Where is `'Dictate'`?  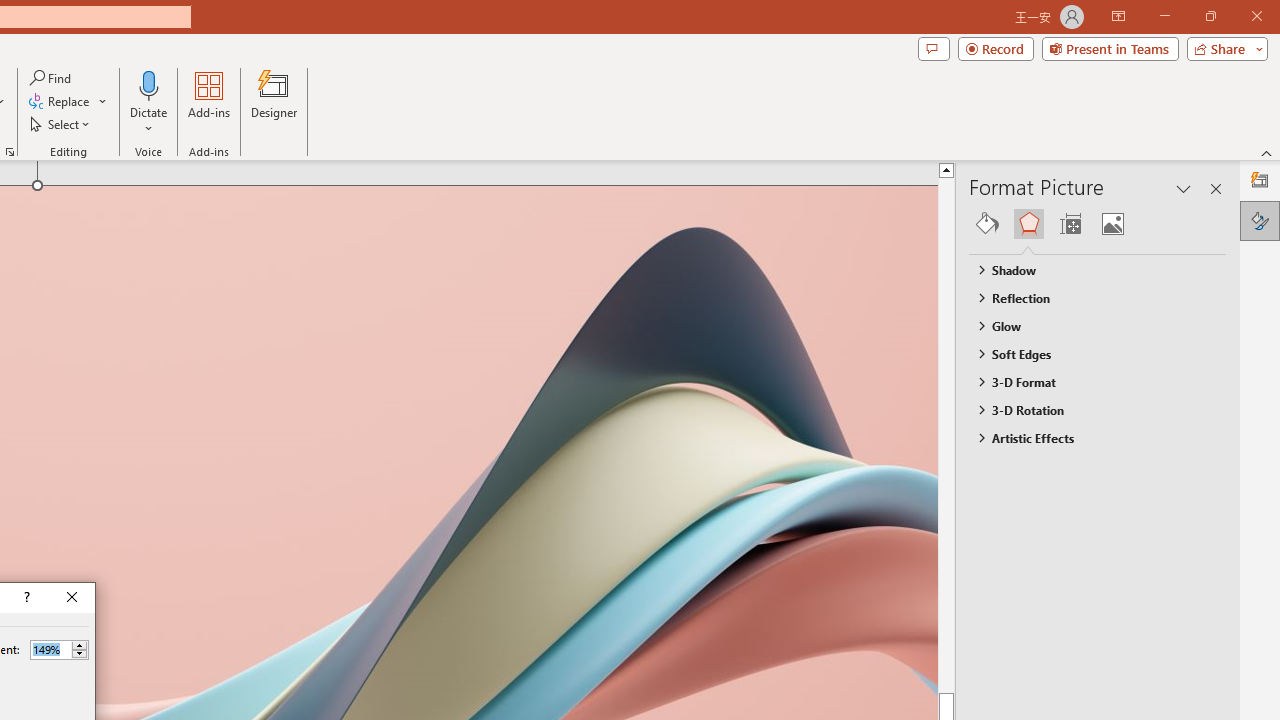 'Dictate' is located at coordinates (148, 103).